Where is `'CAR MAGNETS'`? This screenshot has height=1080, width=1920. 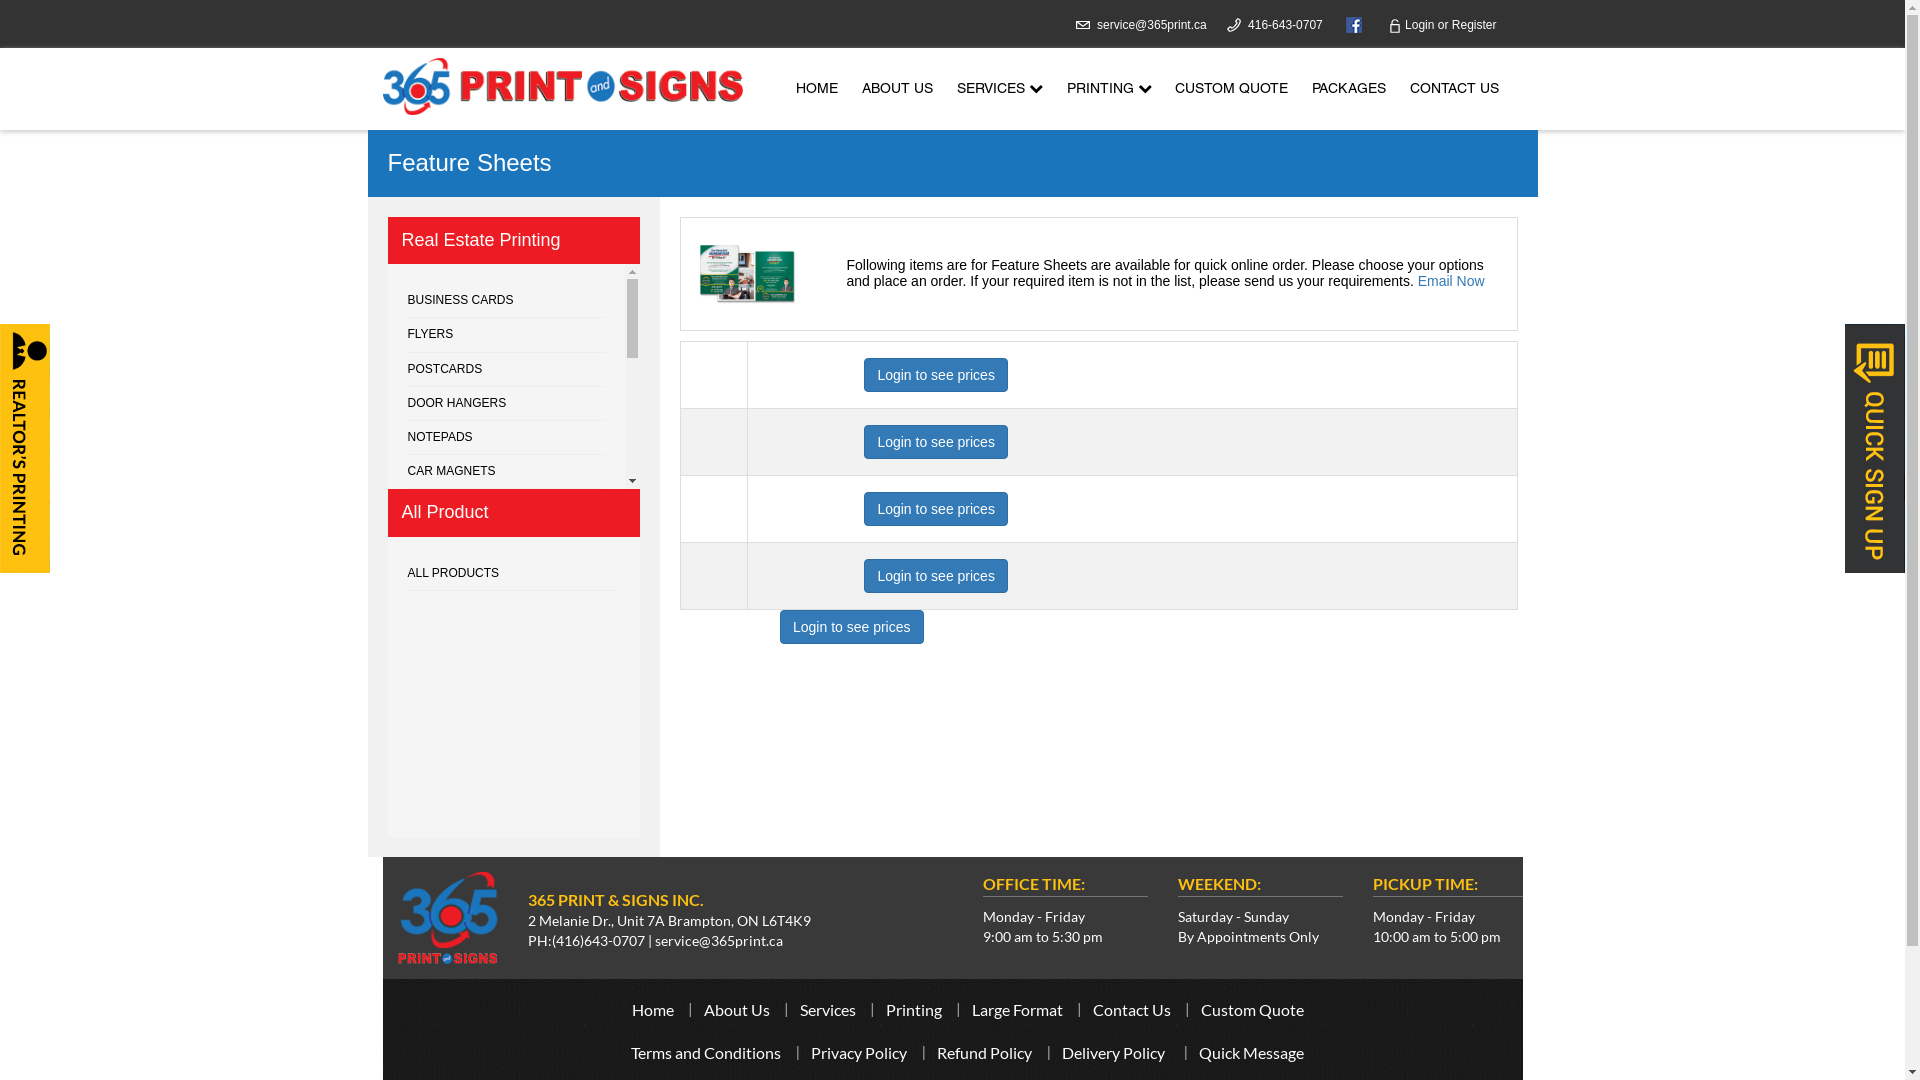 'CAR MAGNETS' is located at coordinates (507, 471).